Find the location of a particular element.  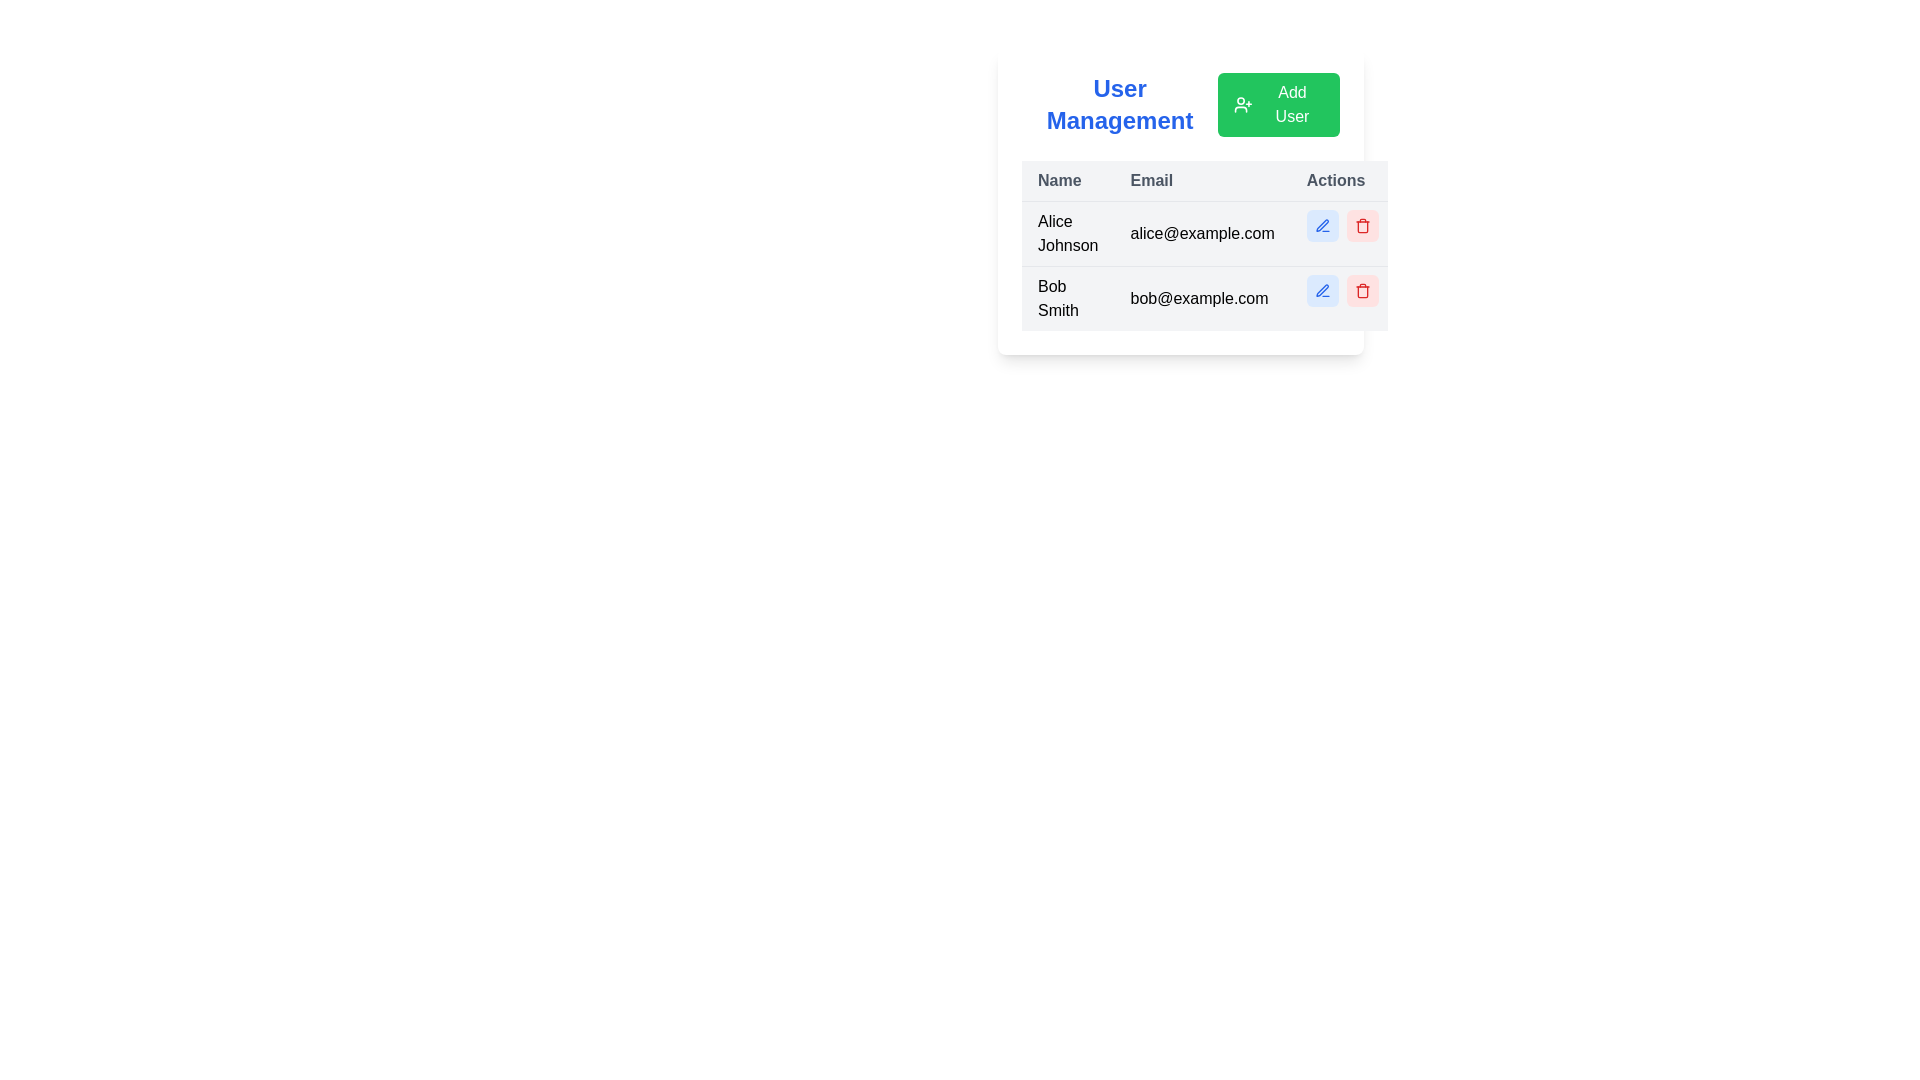

the delete button with an icon located in the 'Actions' column of the row for 'Alice Johnson' is located at coordinates (1361, 225).